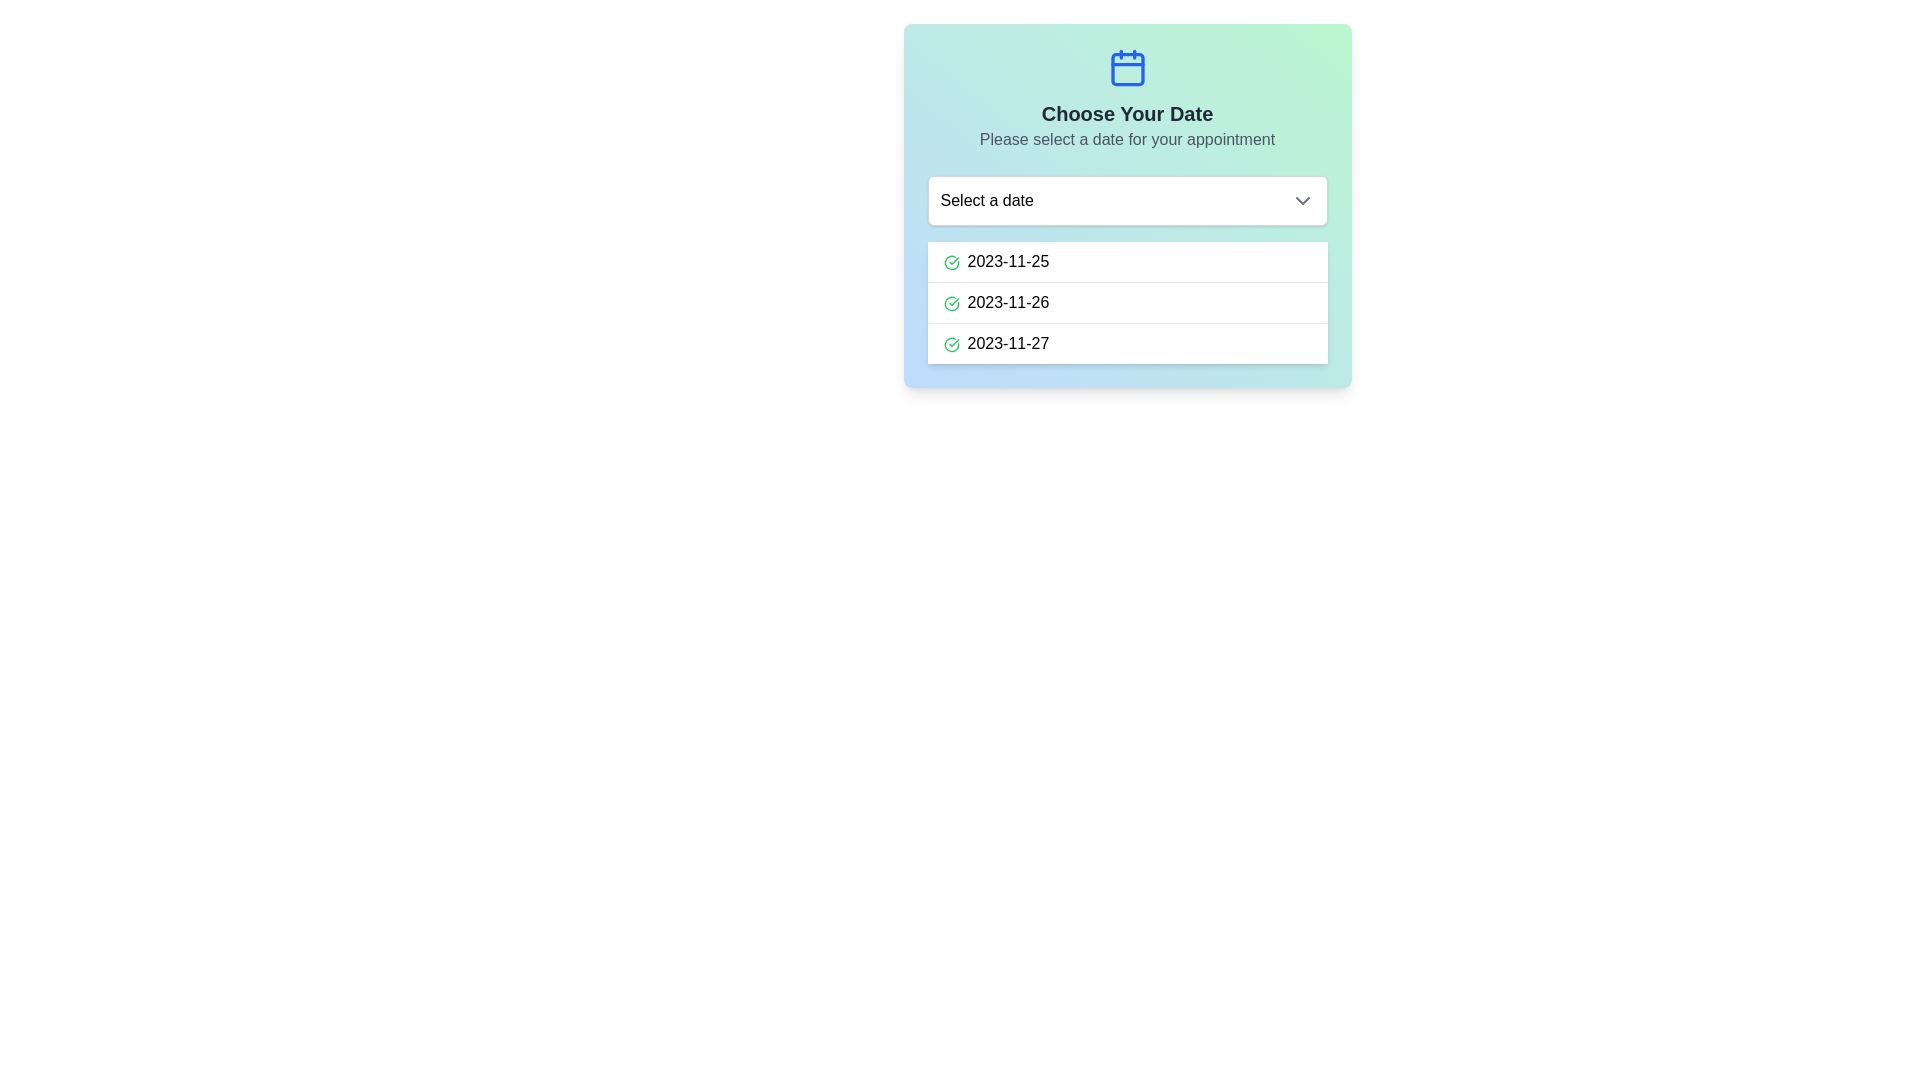  Describe the element at coordinates (1127, 138) in the screenshot. I see `the static text label that provides instructions for selecting a date for the appointment, located immediately below the 'Choose Your Date' header` at that location.